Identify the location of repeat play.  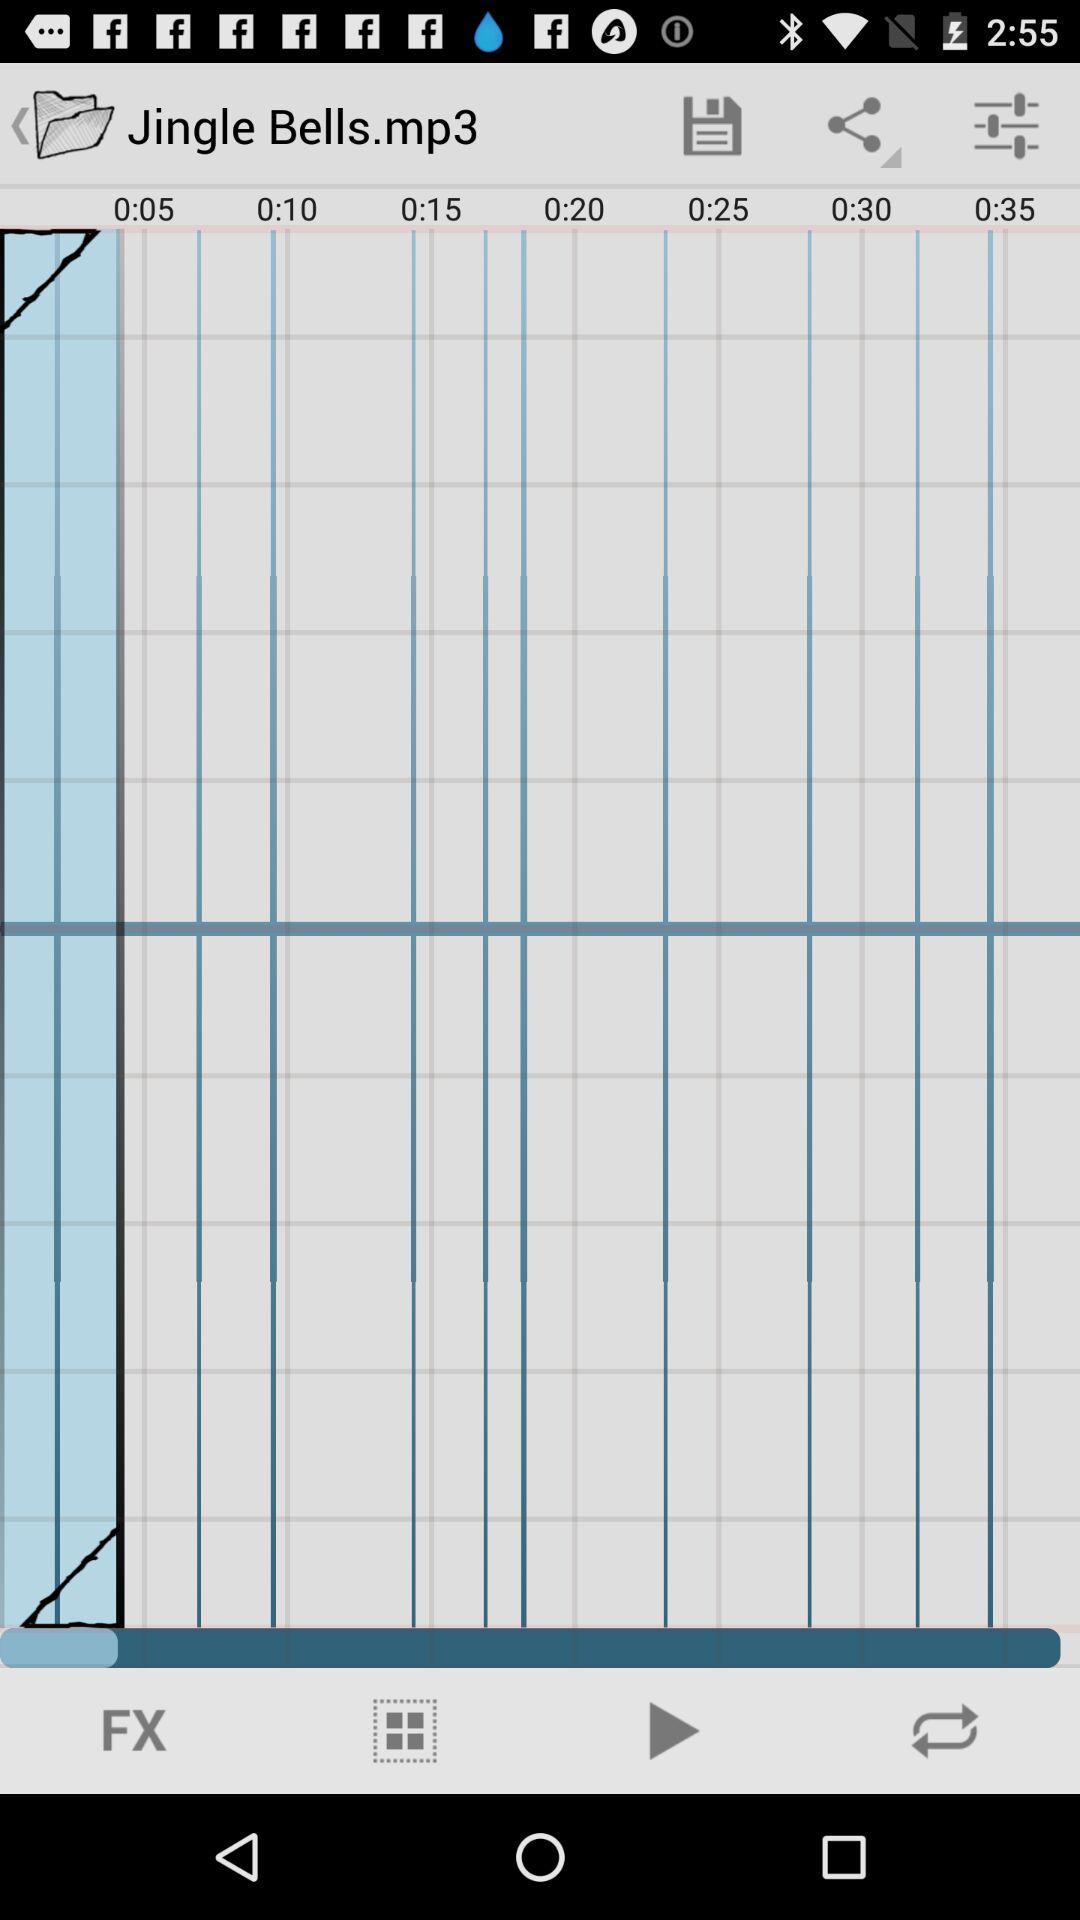
(945, 1730).